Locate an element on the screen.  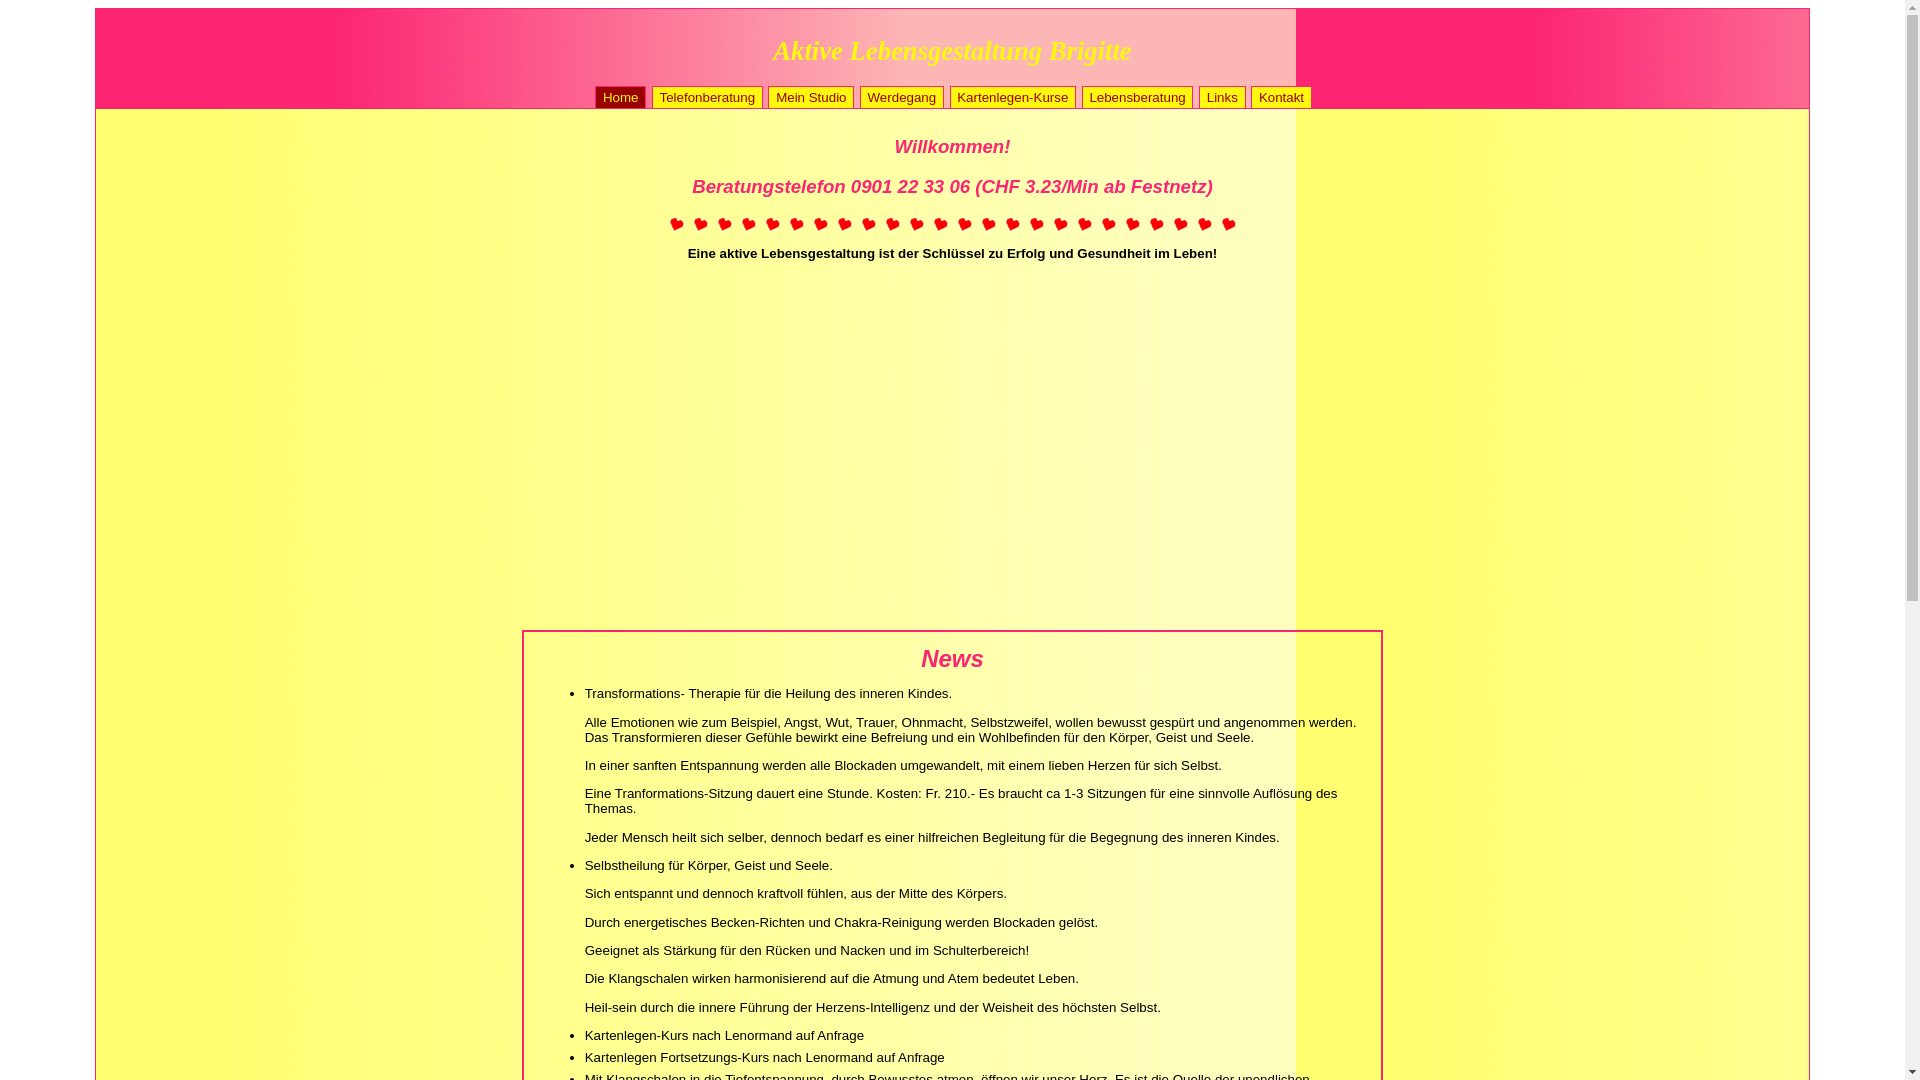
'Links' is located at coordinates (1221, 96).